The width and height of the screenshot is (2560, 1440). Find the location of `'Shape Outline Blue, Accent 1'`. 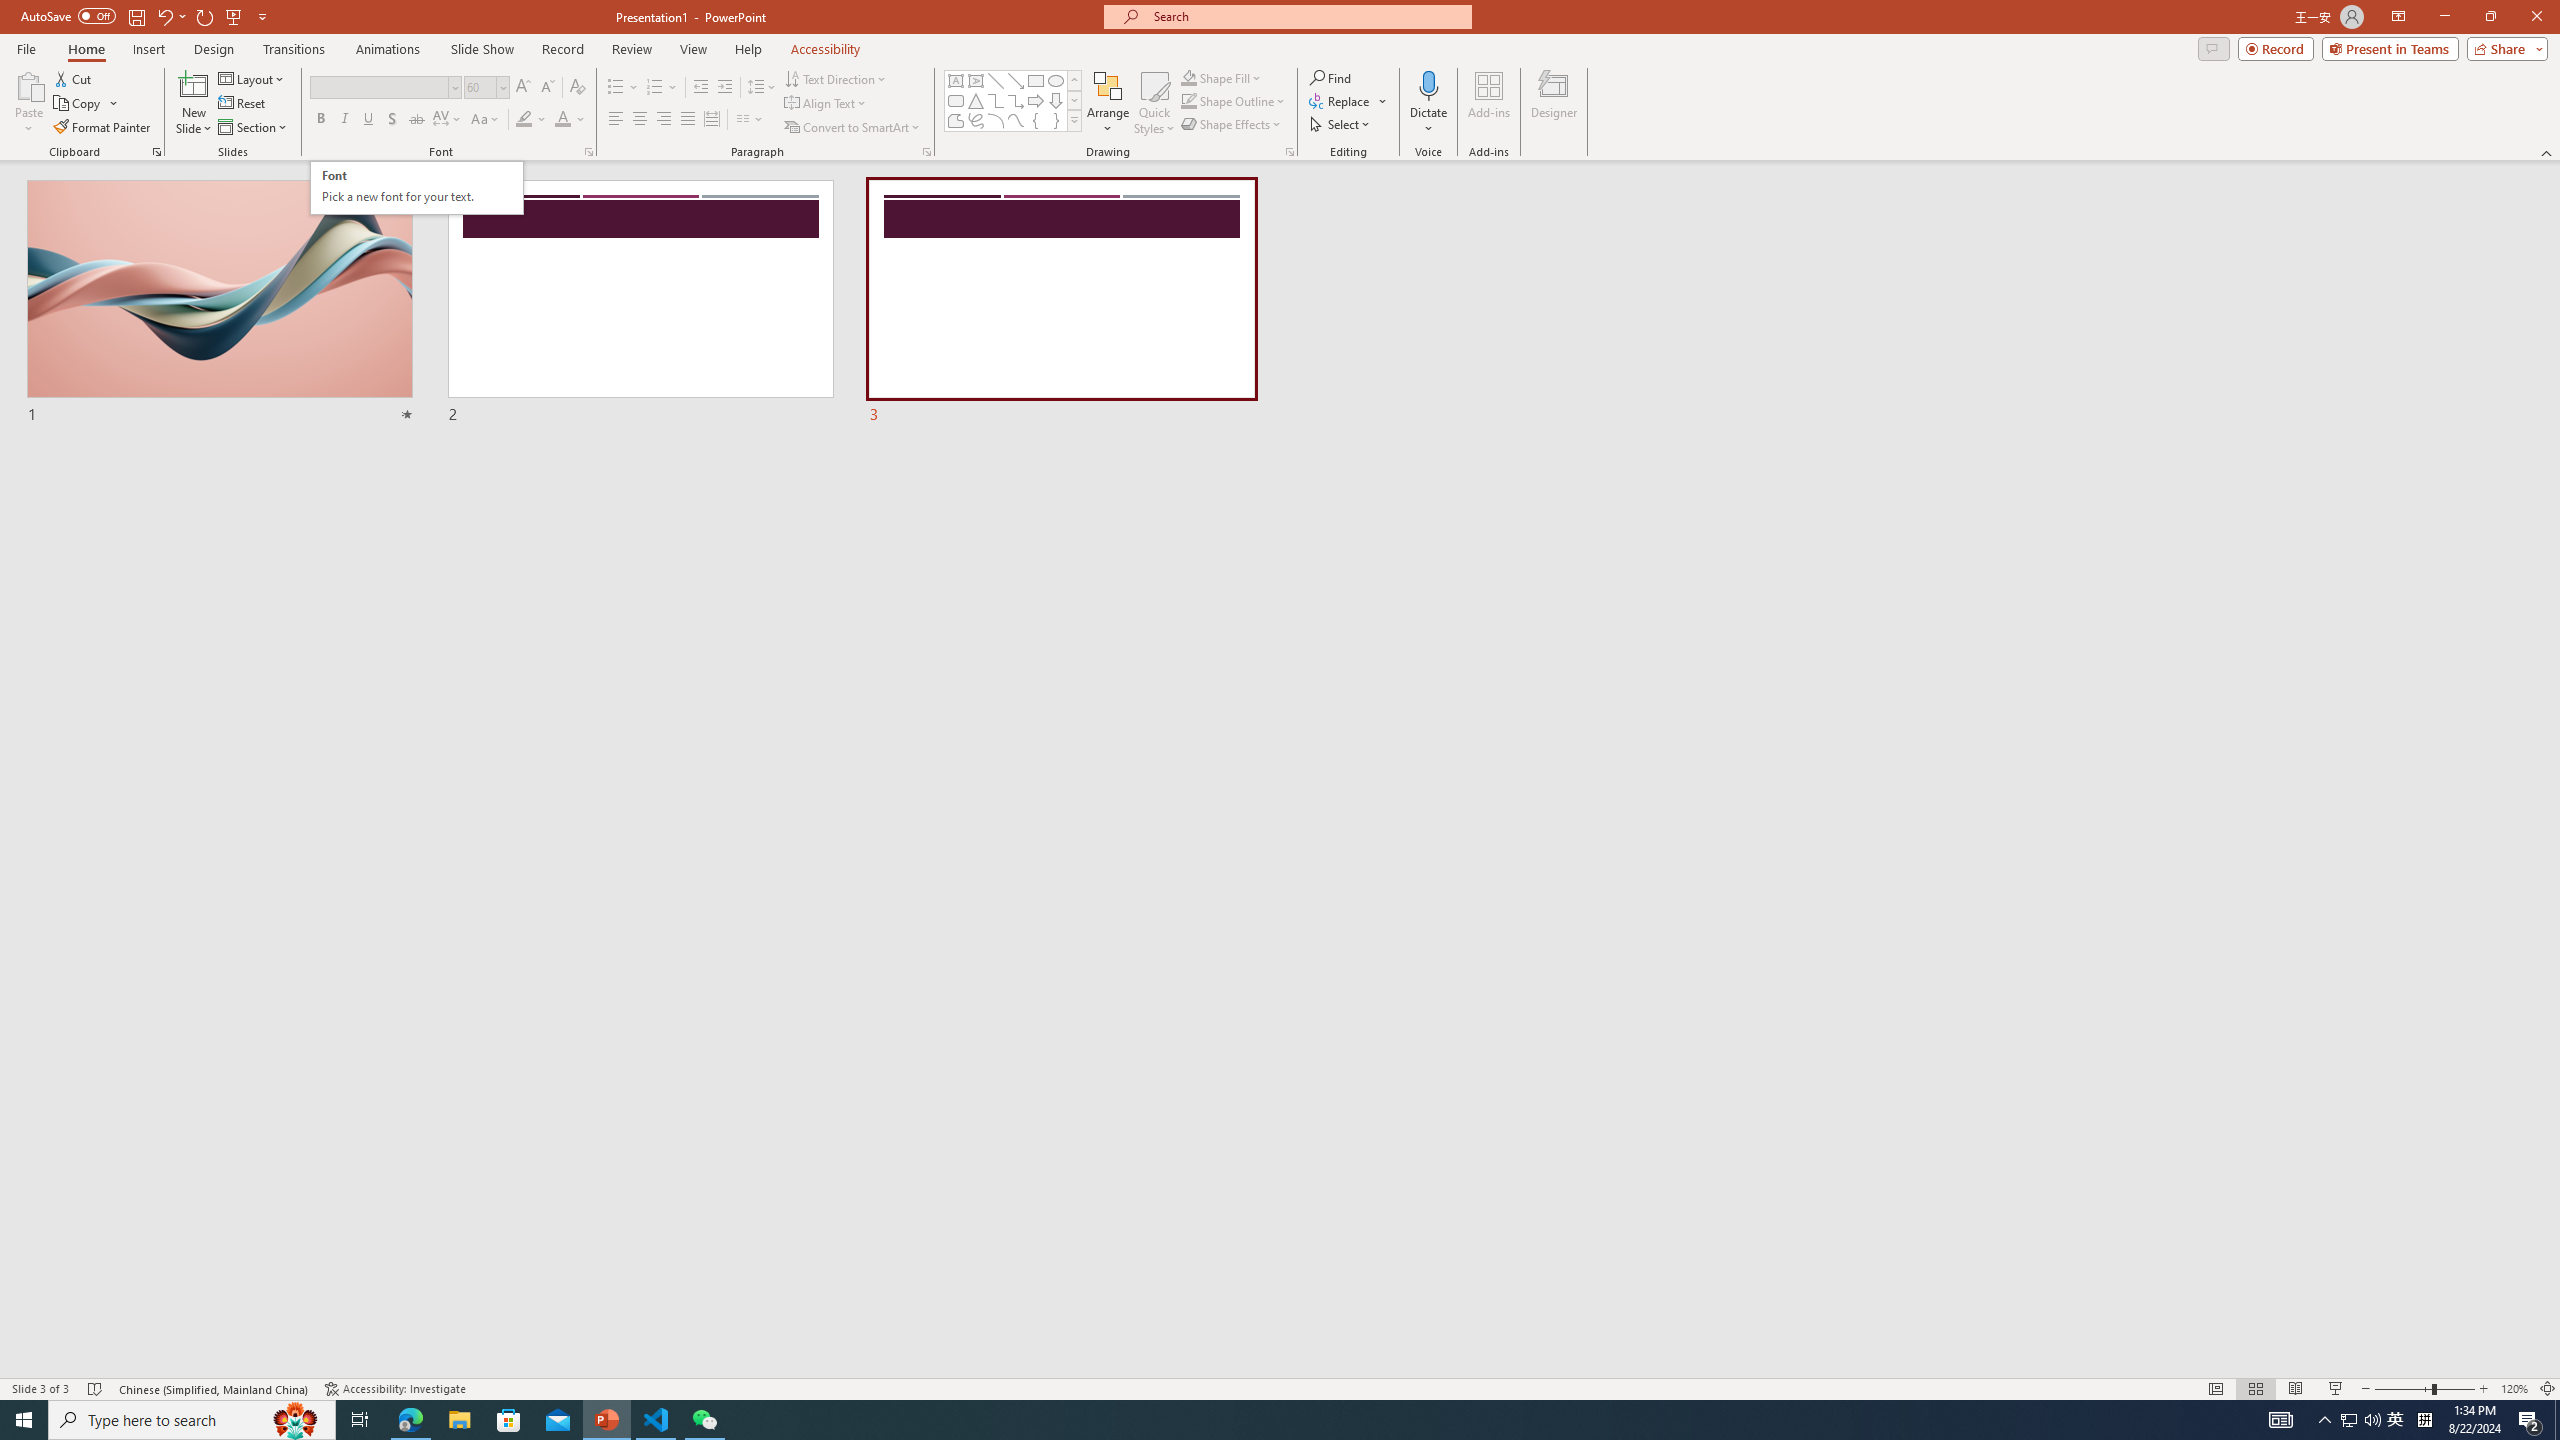

'Shape Outline Blue, Accent 1' is located at coordinates (1189, 99).